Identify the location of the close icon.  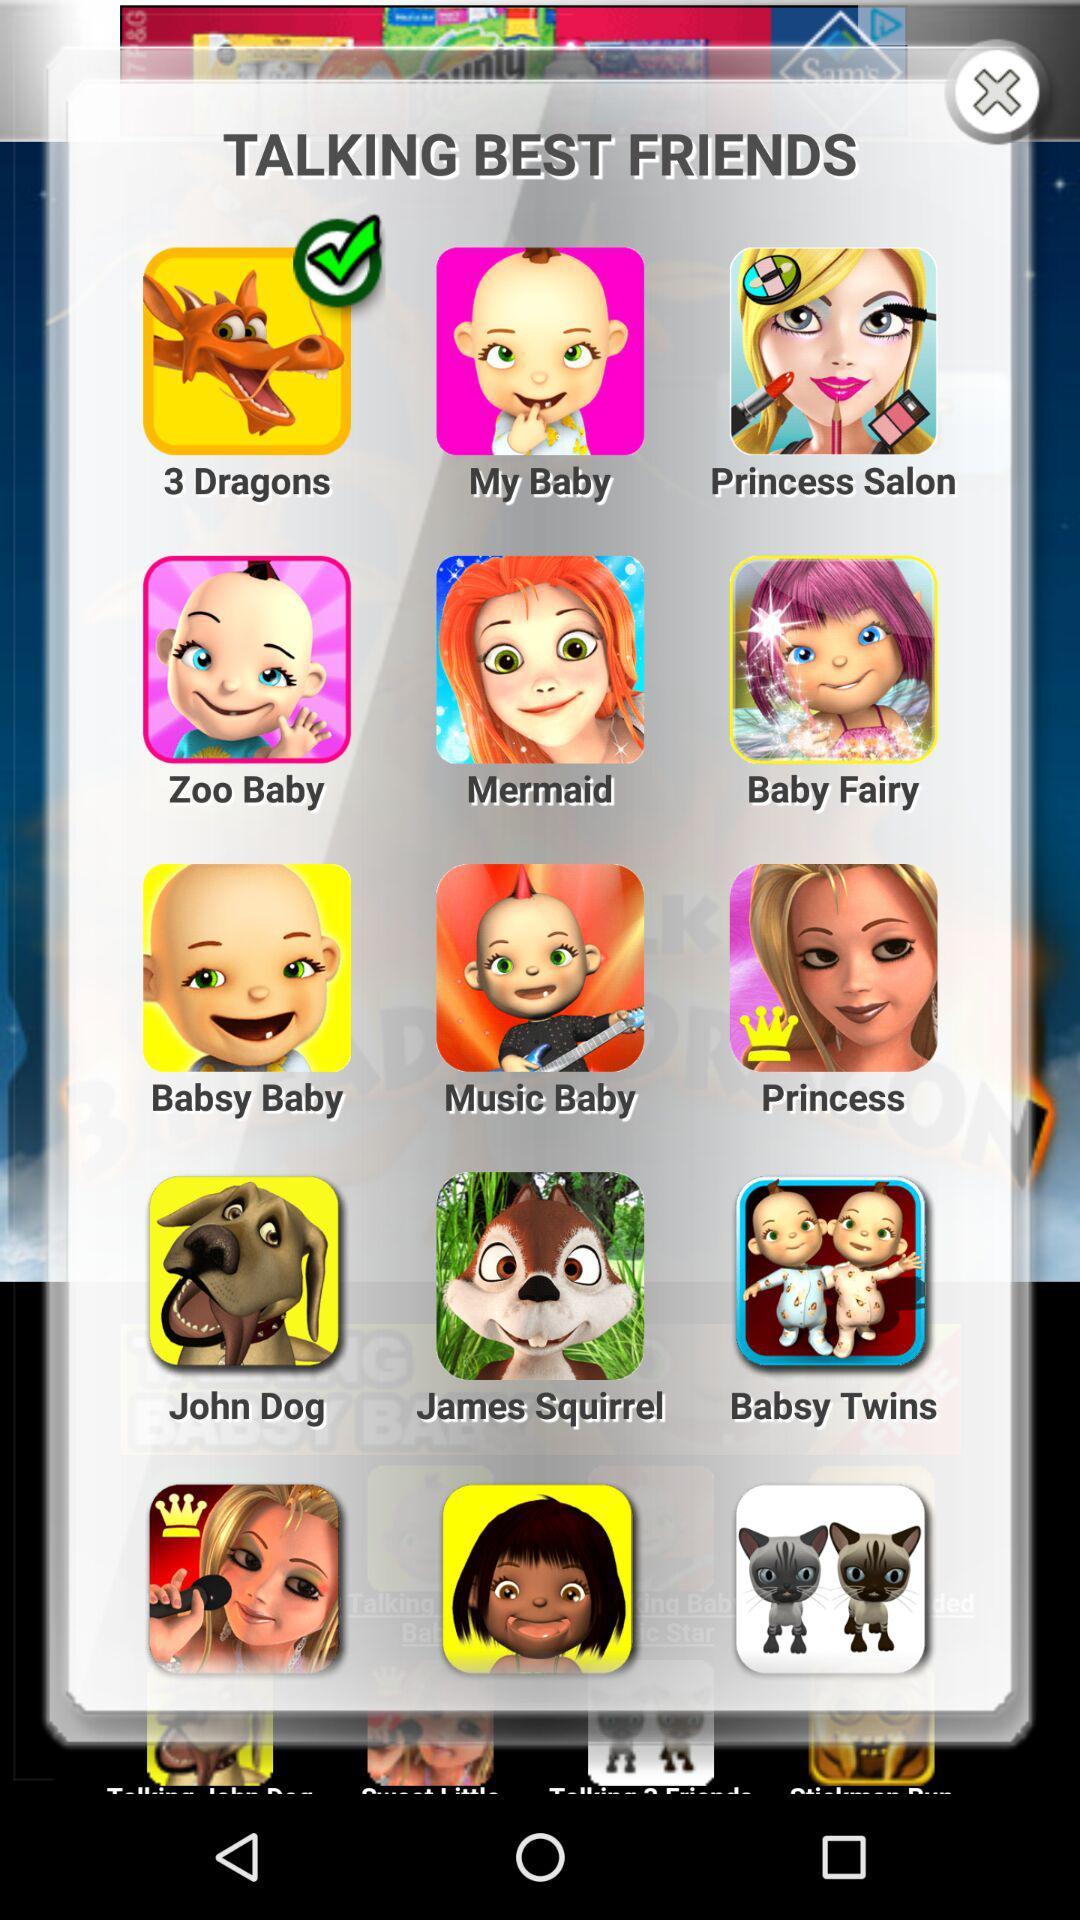
(1001, 100).